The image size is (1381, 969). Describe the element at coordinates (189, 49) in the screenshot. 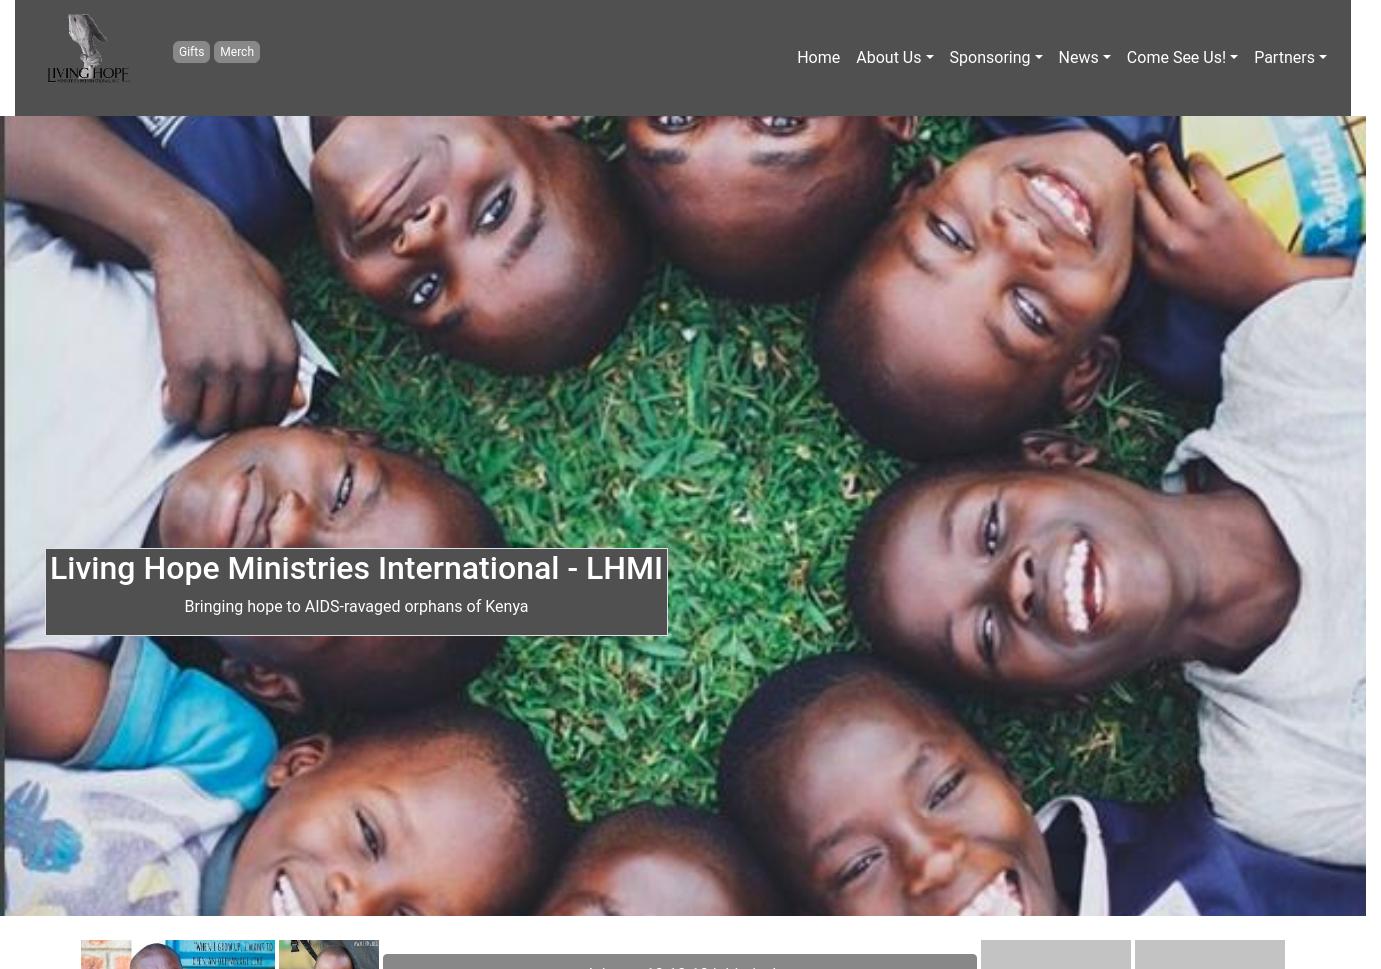

I see `'Gifts'` at that location.